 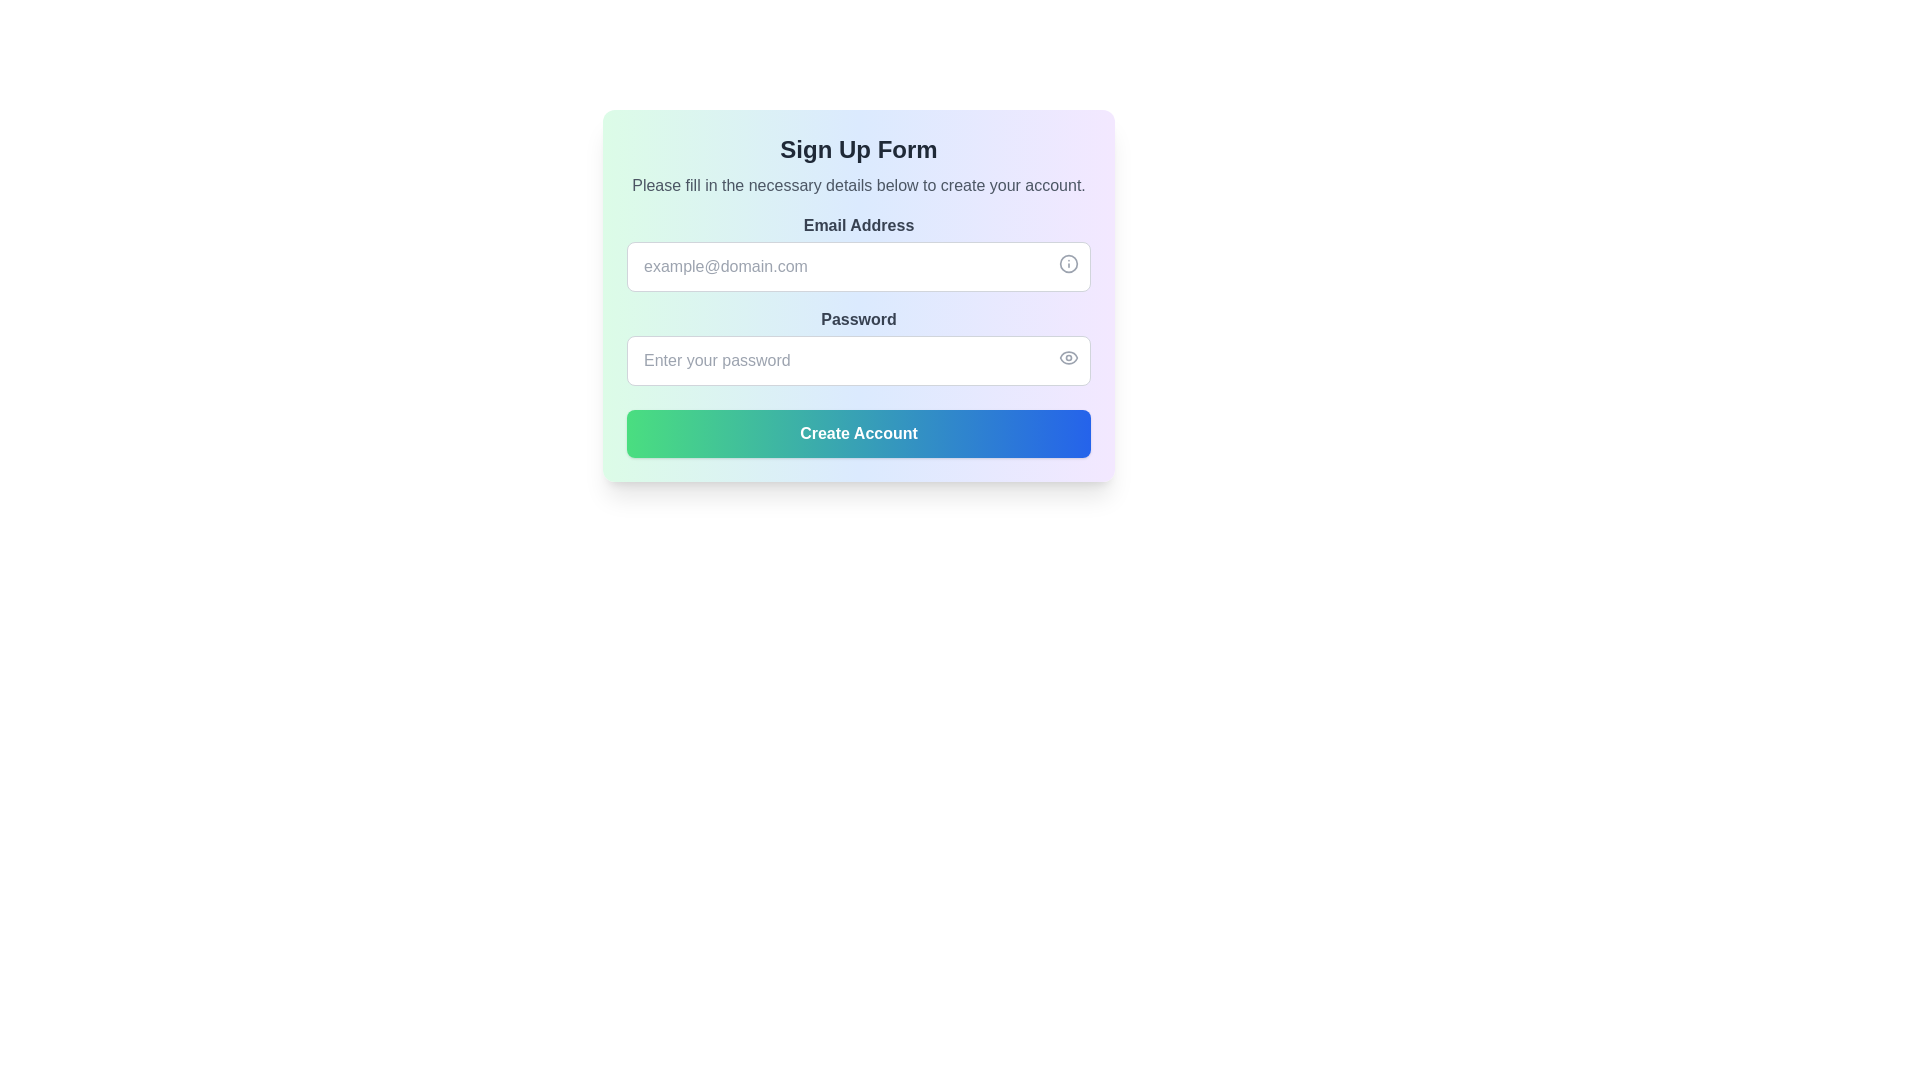 What do you see at coordinates (1068, 357) in the screenshot?
I see `the small eye icon button located in the top-right corner of the password input field labeled 'Password'` at bounding box center [1068, 357].